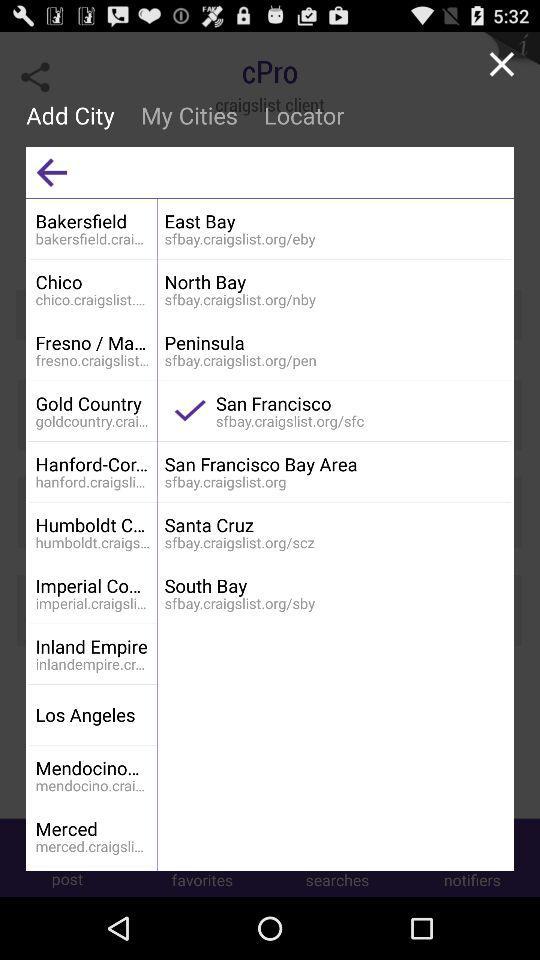 The height and width of the screenshot is (960, 540). I want to click on santa cruz item, so click(334, 524).